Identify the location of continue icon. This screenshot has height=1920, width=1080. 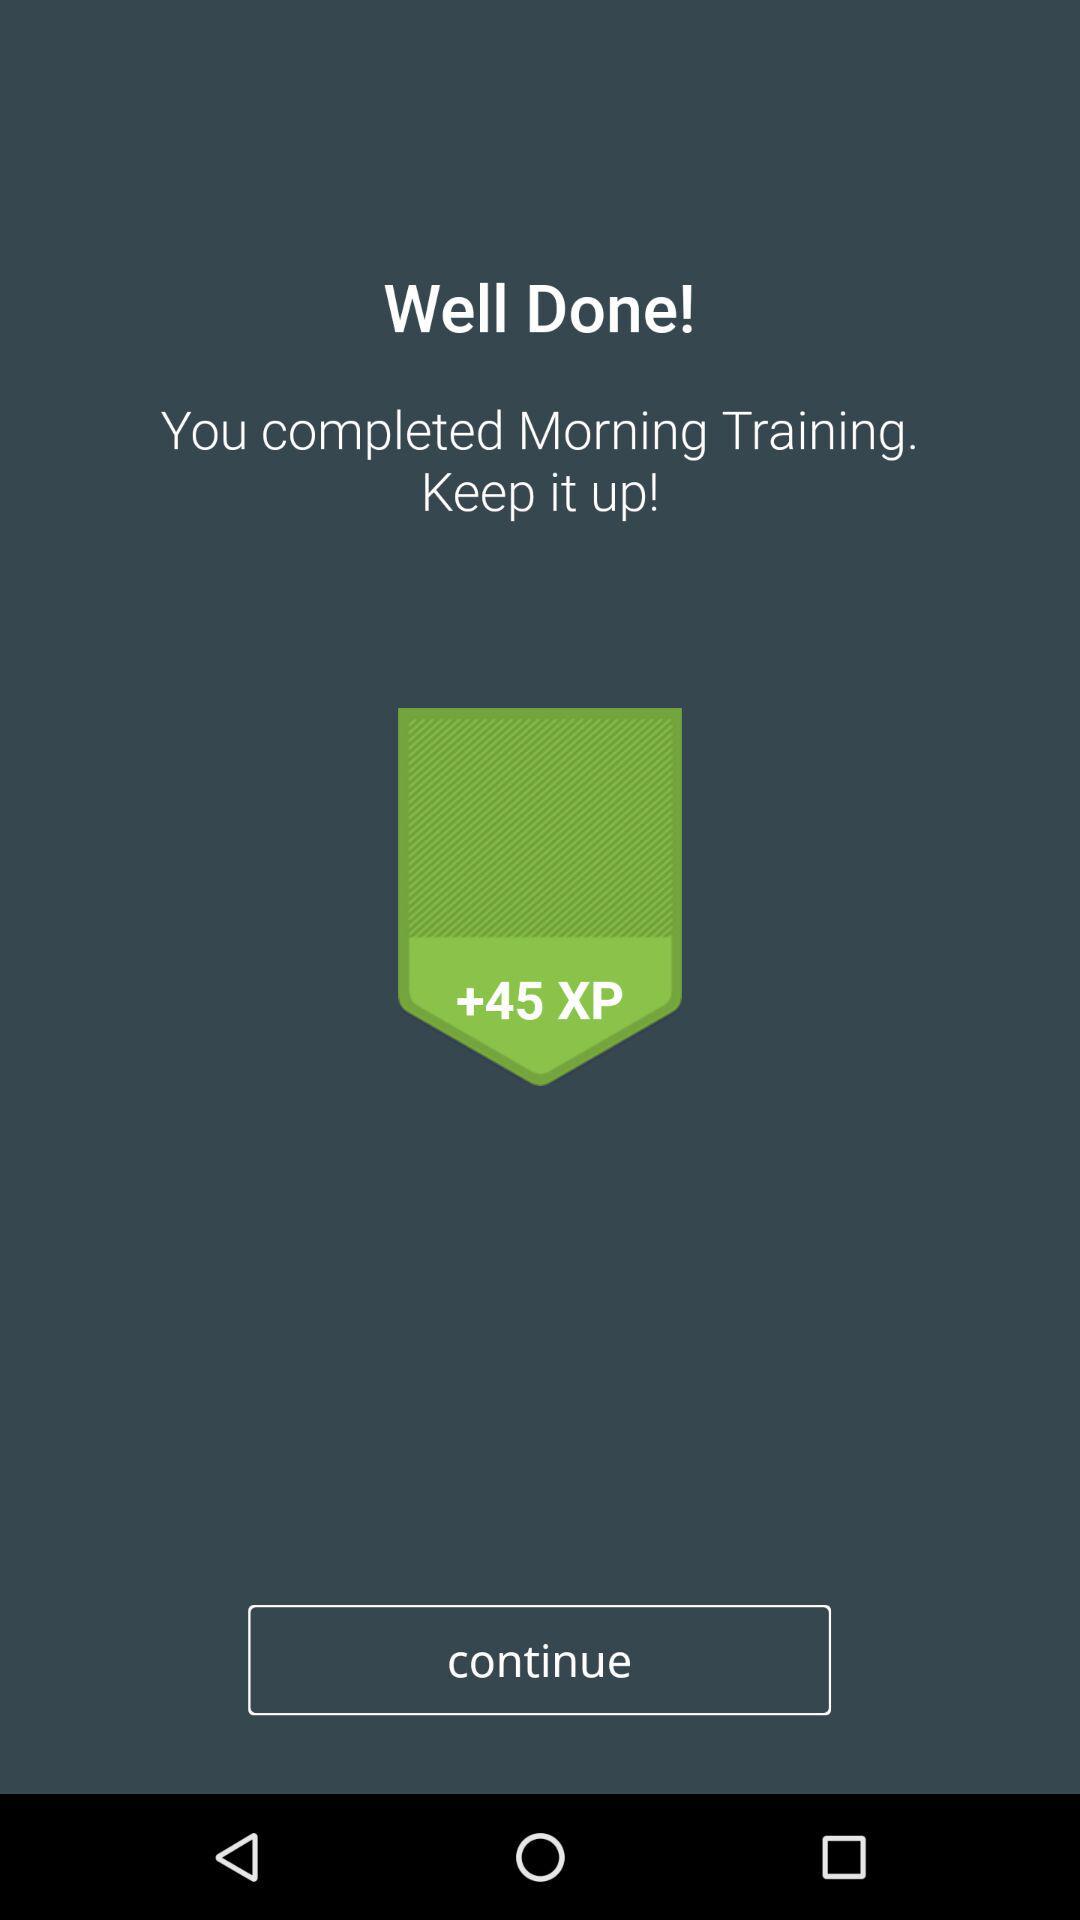
(538, 1660).